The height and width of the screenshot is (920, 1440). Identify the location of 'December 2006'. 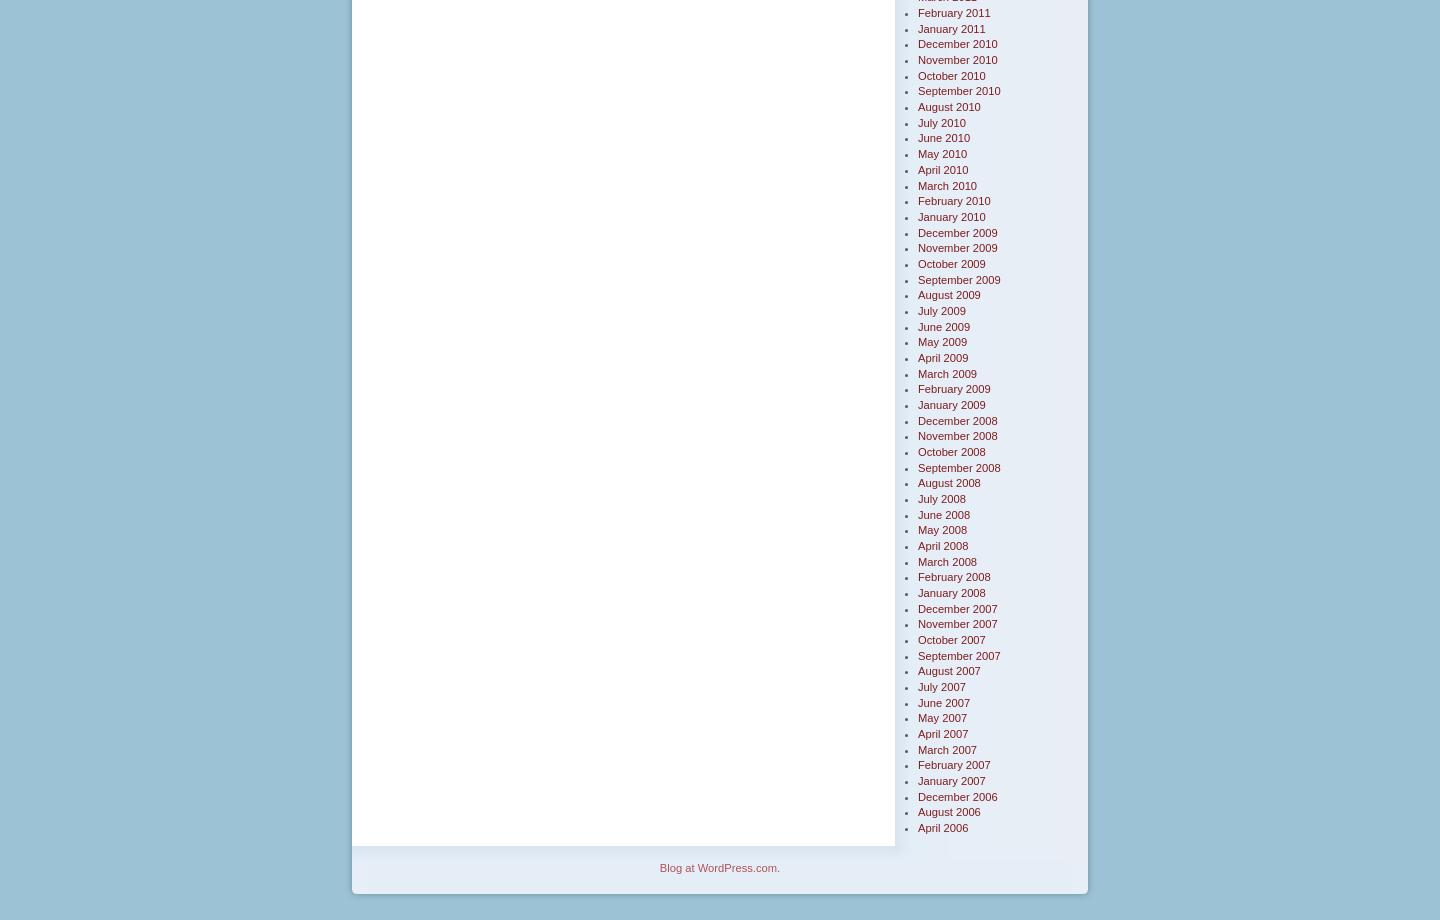
(957, 795).